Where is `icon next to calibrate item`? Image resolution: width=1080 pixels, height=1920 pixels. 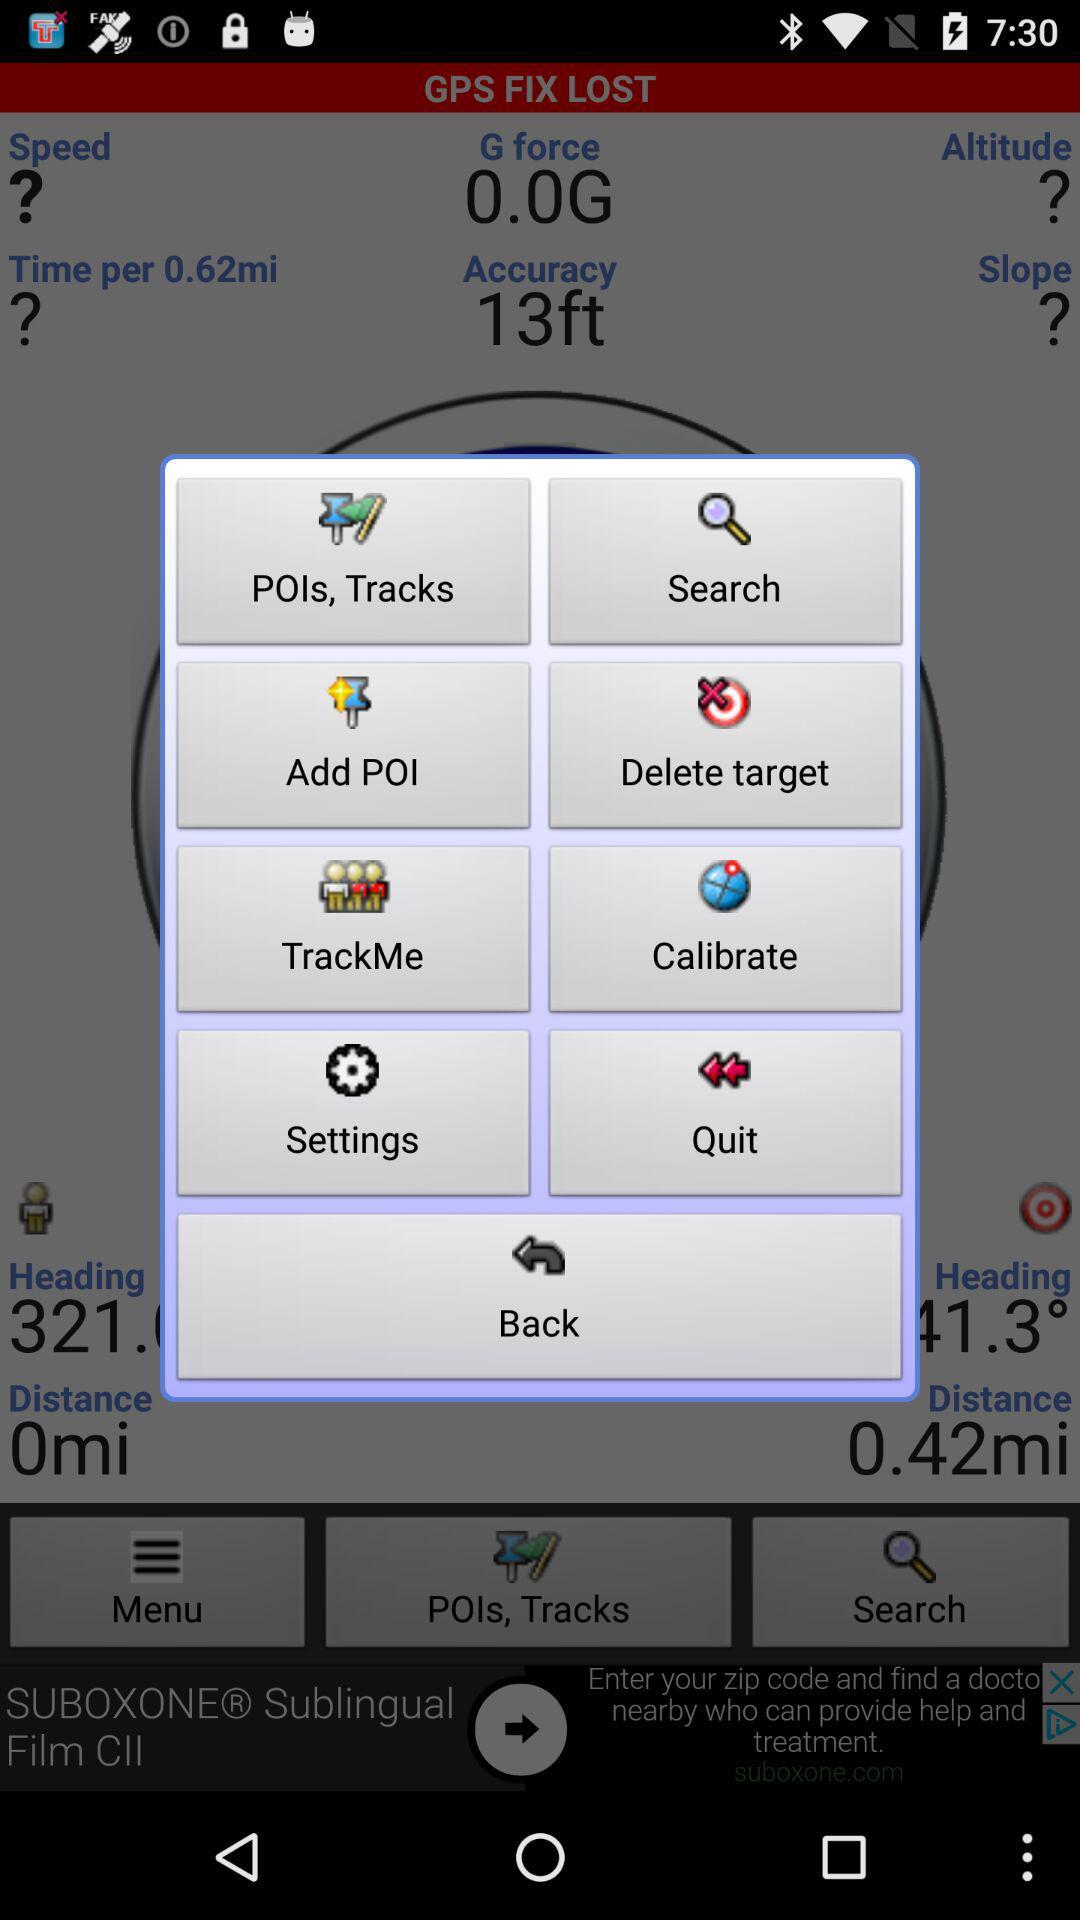
icon next to calibrate item is located at coordinates (353, 1117).